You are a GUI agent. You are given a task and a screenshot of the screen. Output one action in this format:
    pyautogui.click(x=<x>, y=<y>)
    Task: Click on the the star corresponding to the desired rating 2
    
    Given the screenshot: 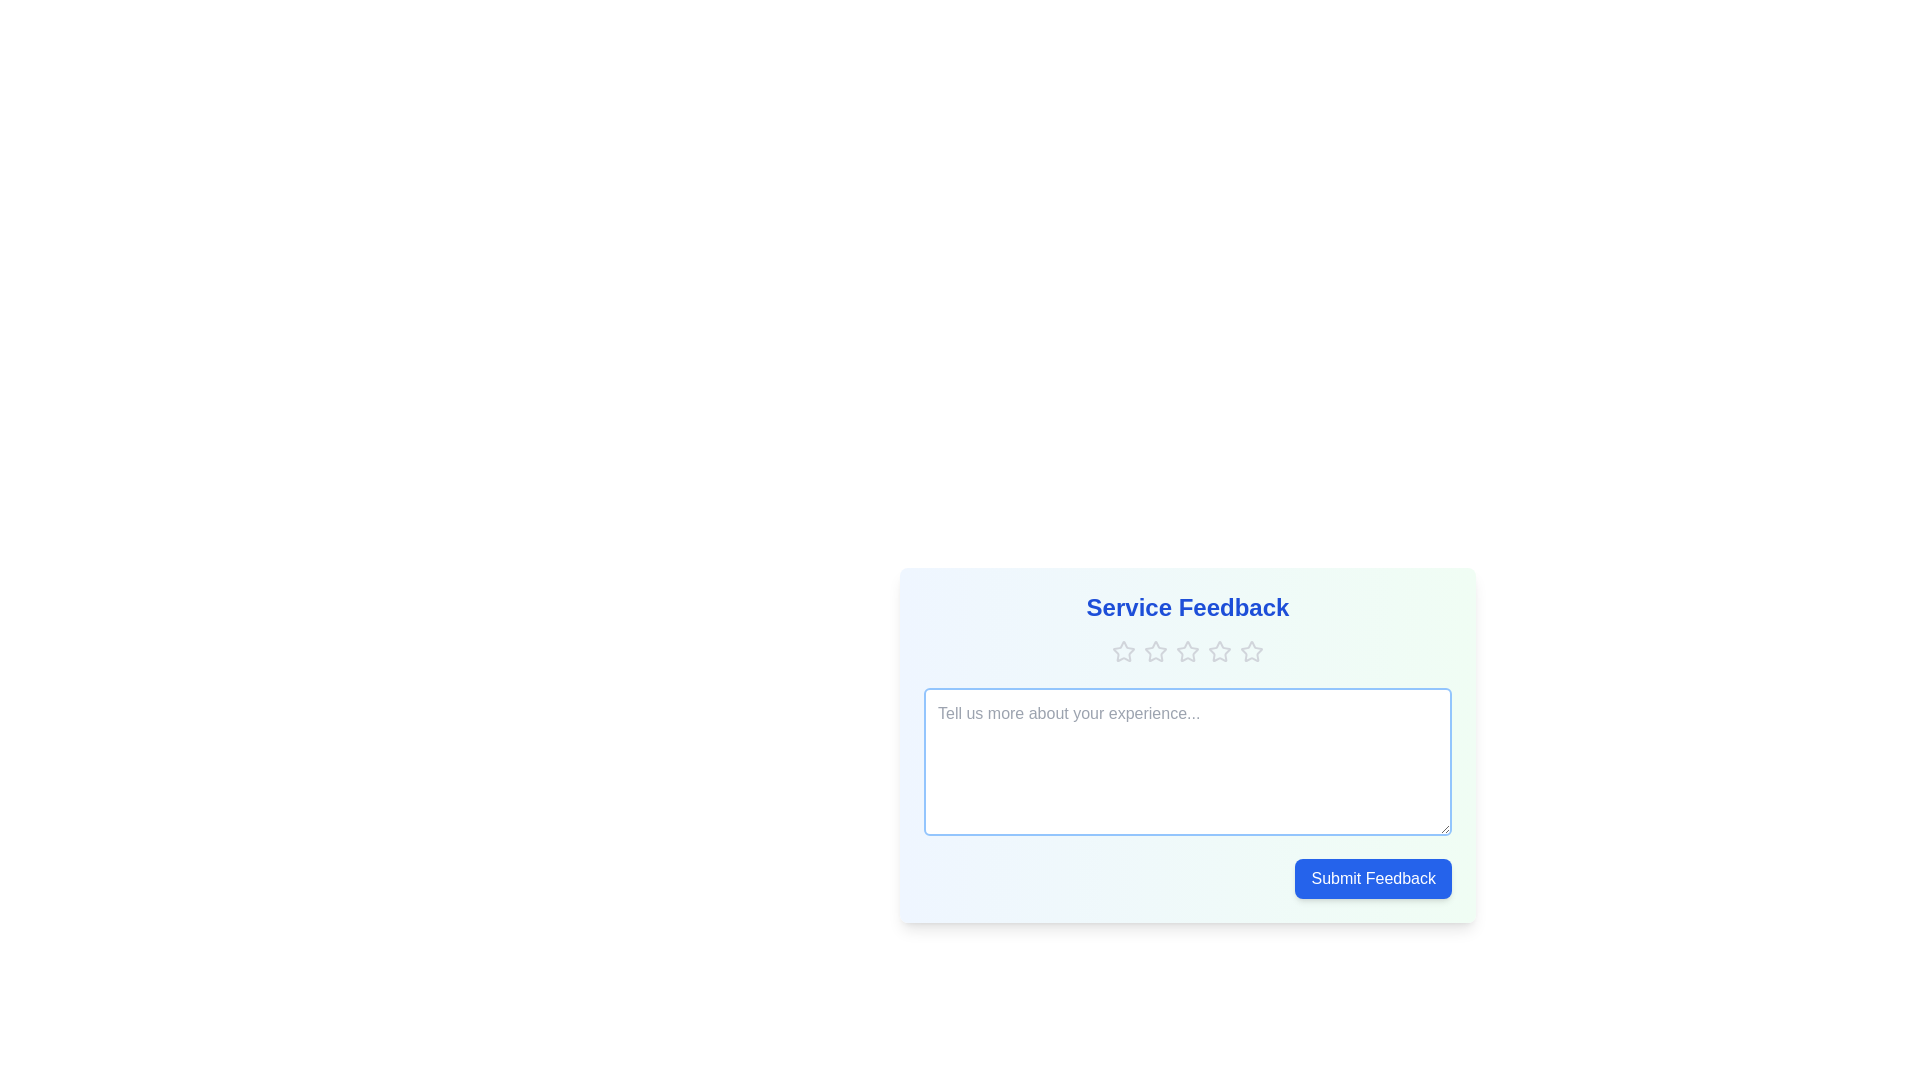 What is the action you would take?
    pyautogui.click(x=1156, y=651)
    